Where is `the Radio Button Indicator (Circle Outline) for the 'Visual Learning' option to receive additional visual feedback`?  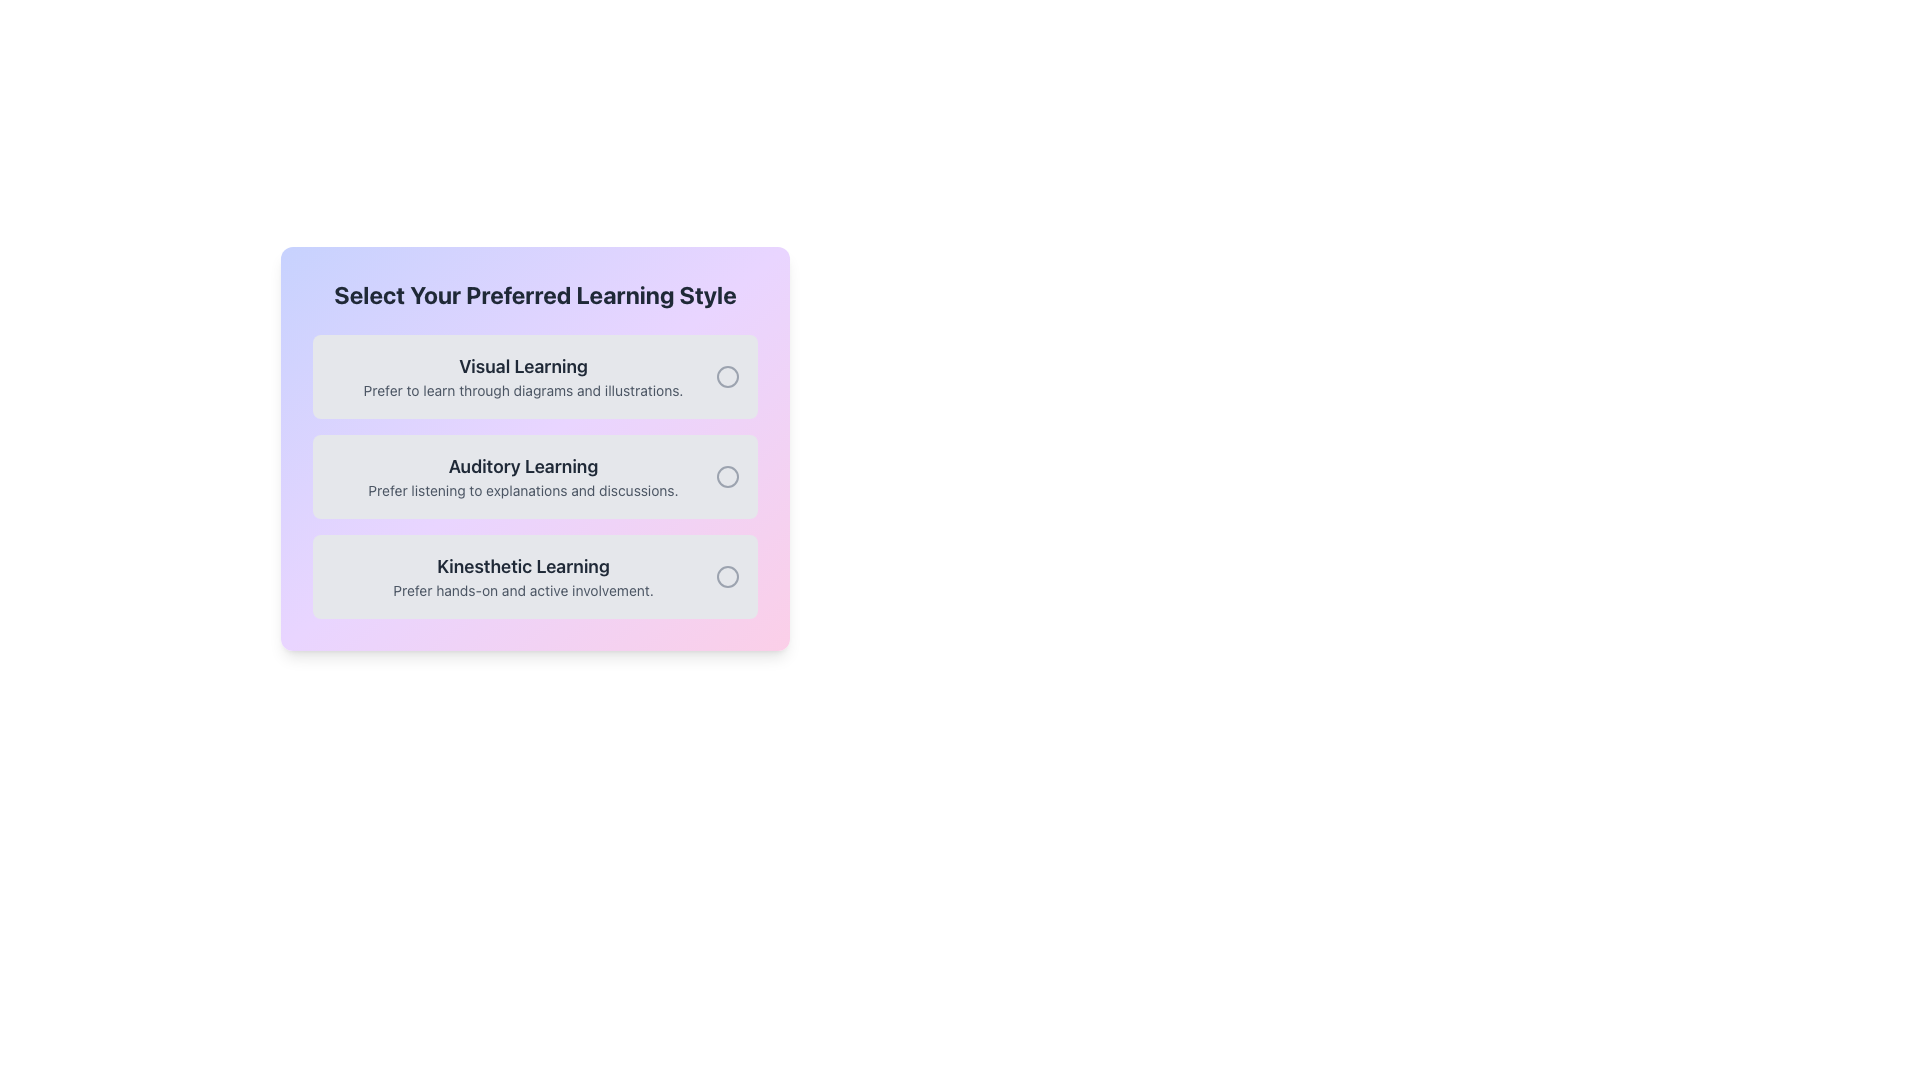
the Radio Button Indicator (Circle Outline) for the 'Visual Learning' option to receive additional visual feedback is located at coordinates (727, 377).